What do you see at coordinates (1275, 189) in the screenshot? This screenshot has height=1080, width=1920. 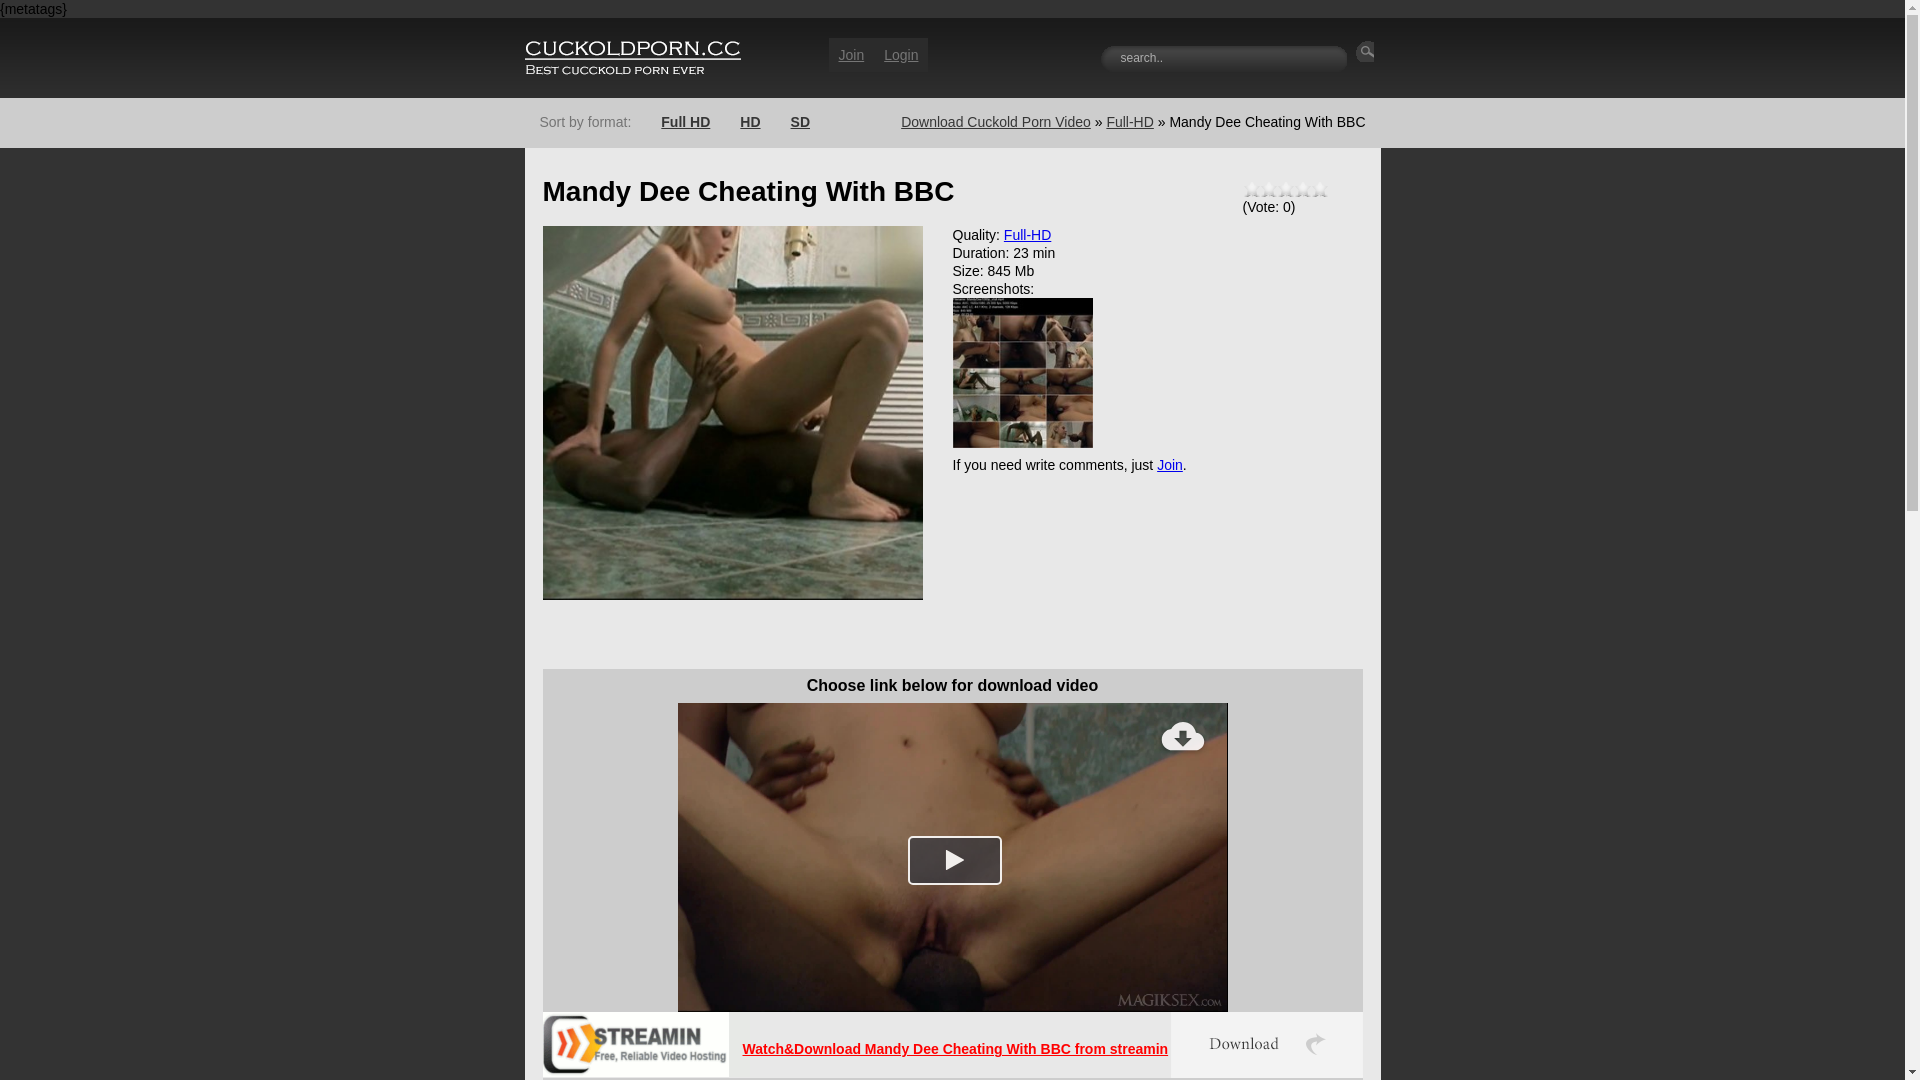 I see `'3'` at bounding box center [1275, 189].